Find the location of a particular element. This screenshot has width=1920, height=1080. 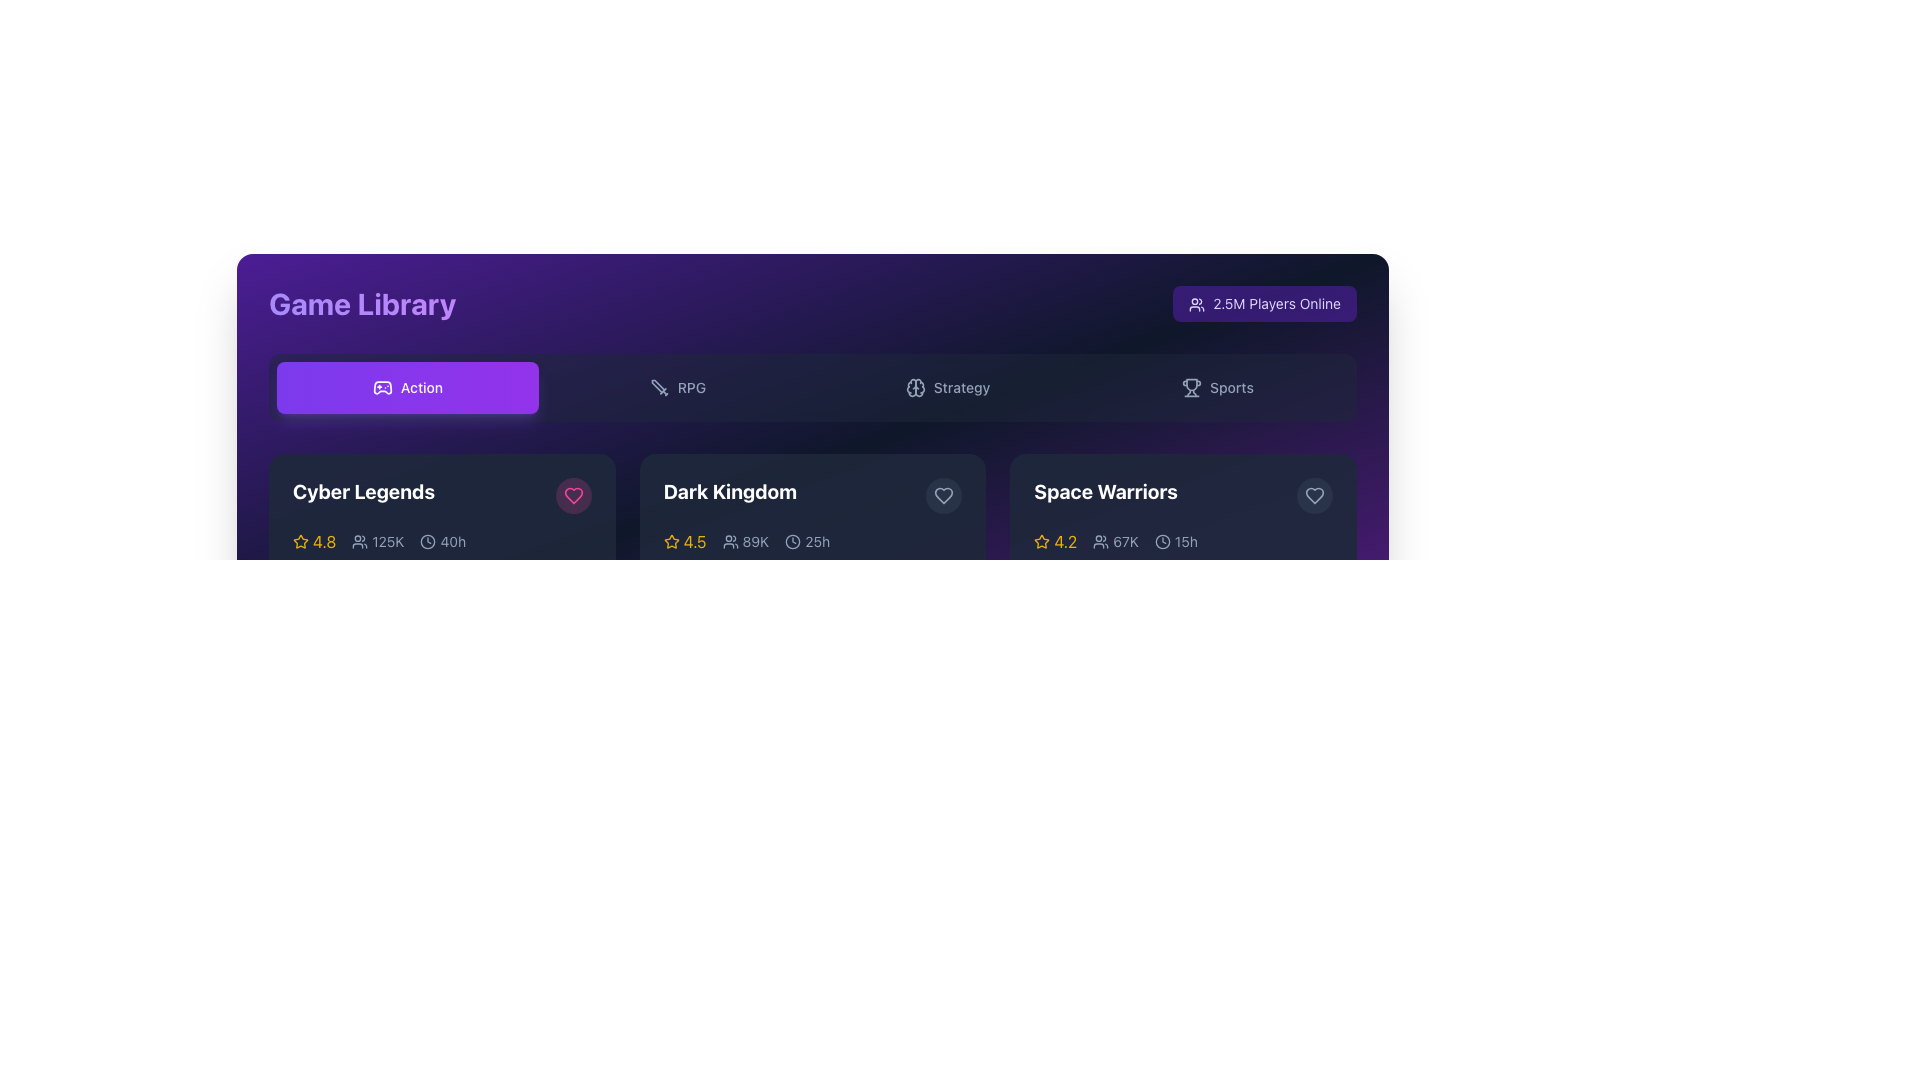

the 'Sports' button, which is a rectangular button with rounded corners and a trophy icon is located at coordinates (1217, 388).